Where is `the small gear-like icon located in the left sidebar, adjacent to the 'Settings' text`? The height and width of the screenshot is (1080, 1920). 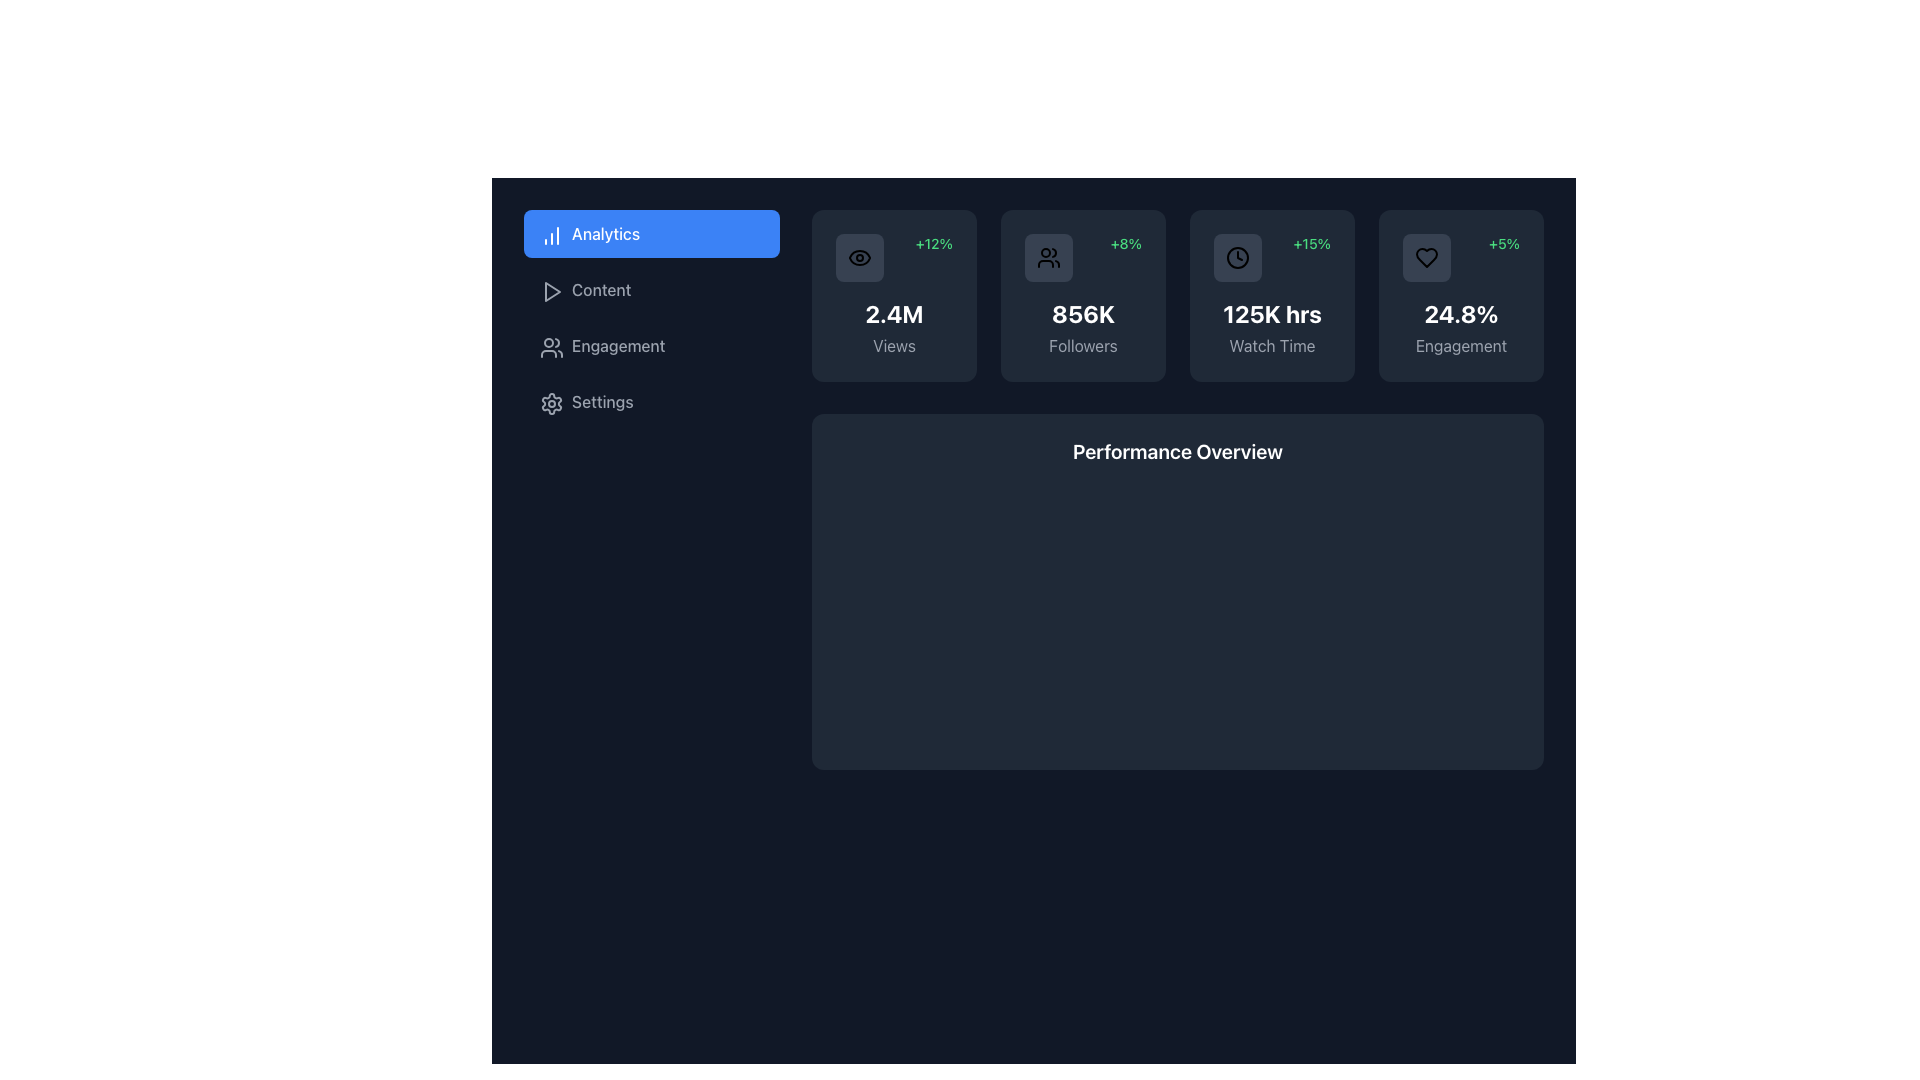 the small gear-like icon located in the left sidebar, adjacent to the 'Settings' text is located at coordinates (550, 401).